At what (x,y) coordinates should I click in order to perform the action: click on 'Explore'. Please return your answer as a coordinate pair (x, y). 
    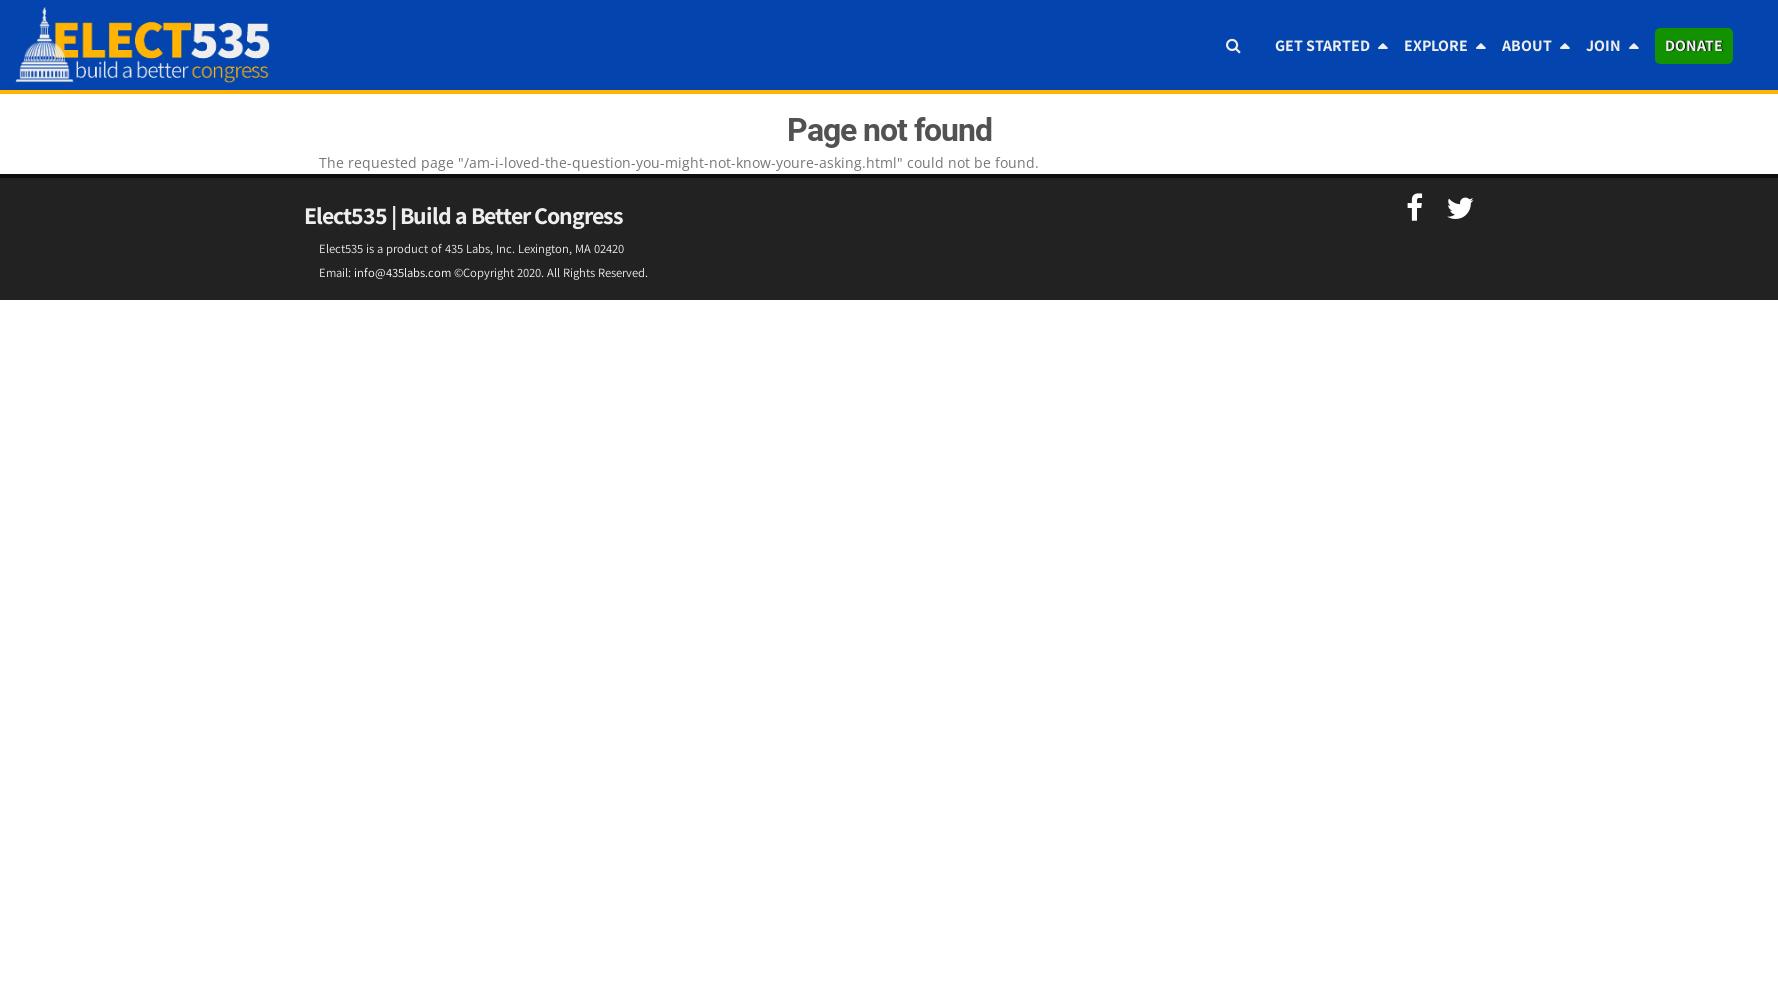
    Looking at the image, I should click on (1435, 45).